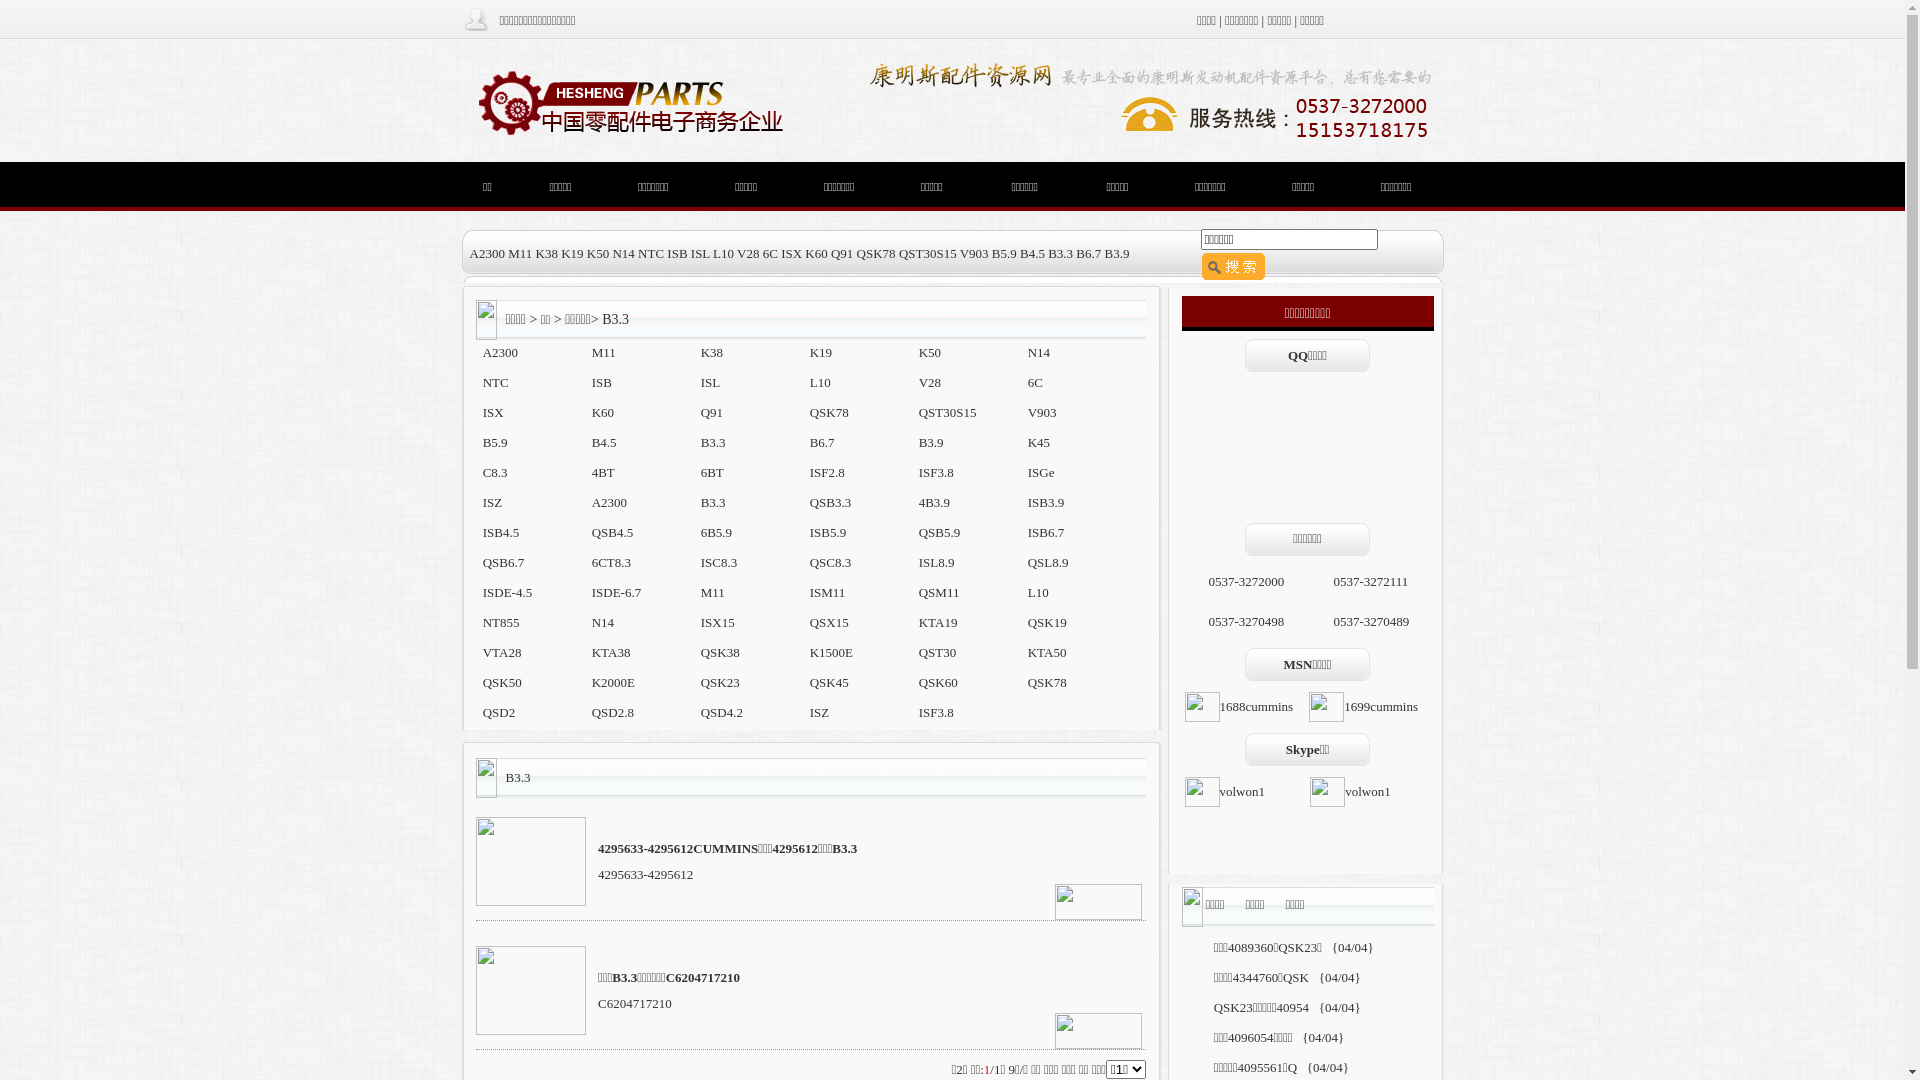 Image resolution: width=1920 pixels, height=1080 pixels. I want to click on 'QSM11', so click(938, 591).